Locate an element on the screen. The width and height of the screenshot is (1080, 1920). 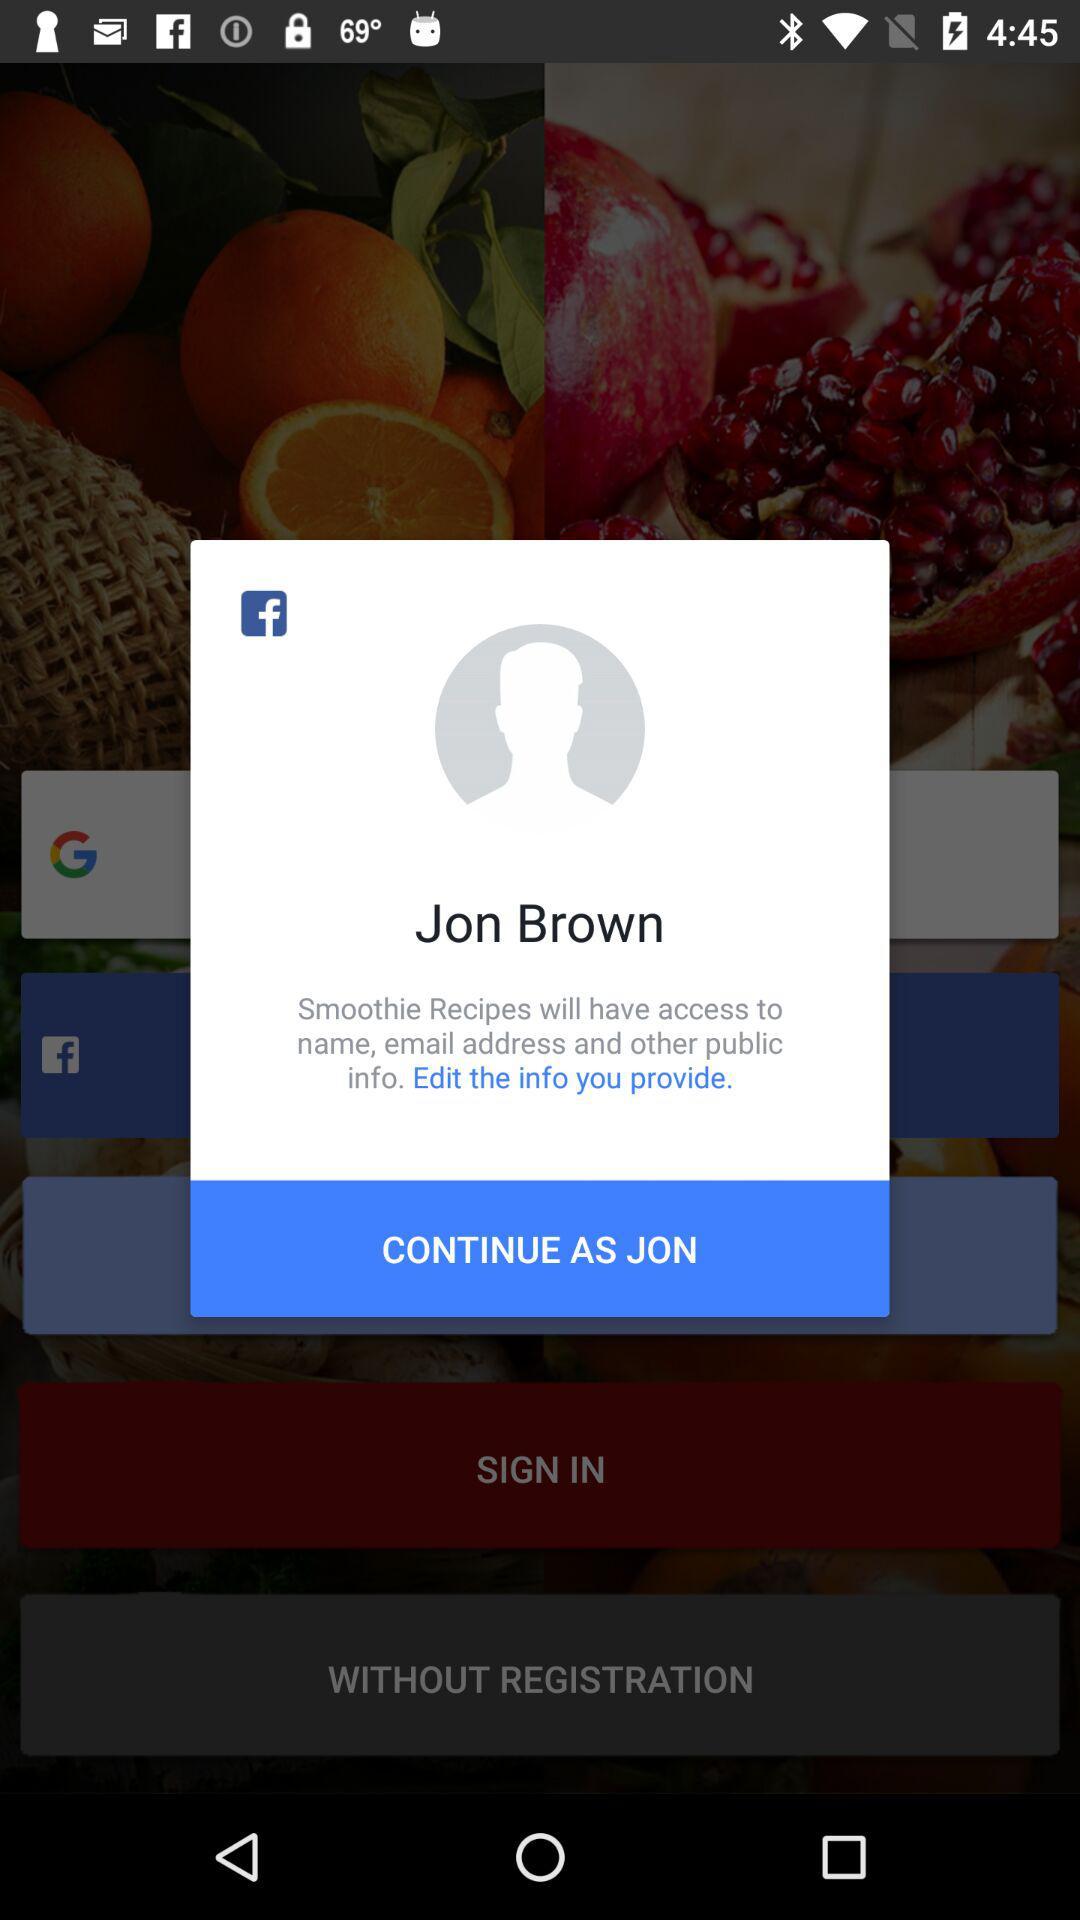
the continue as jon icon is located at coordinates (540, 1247).